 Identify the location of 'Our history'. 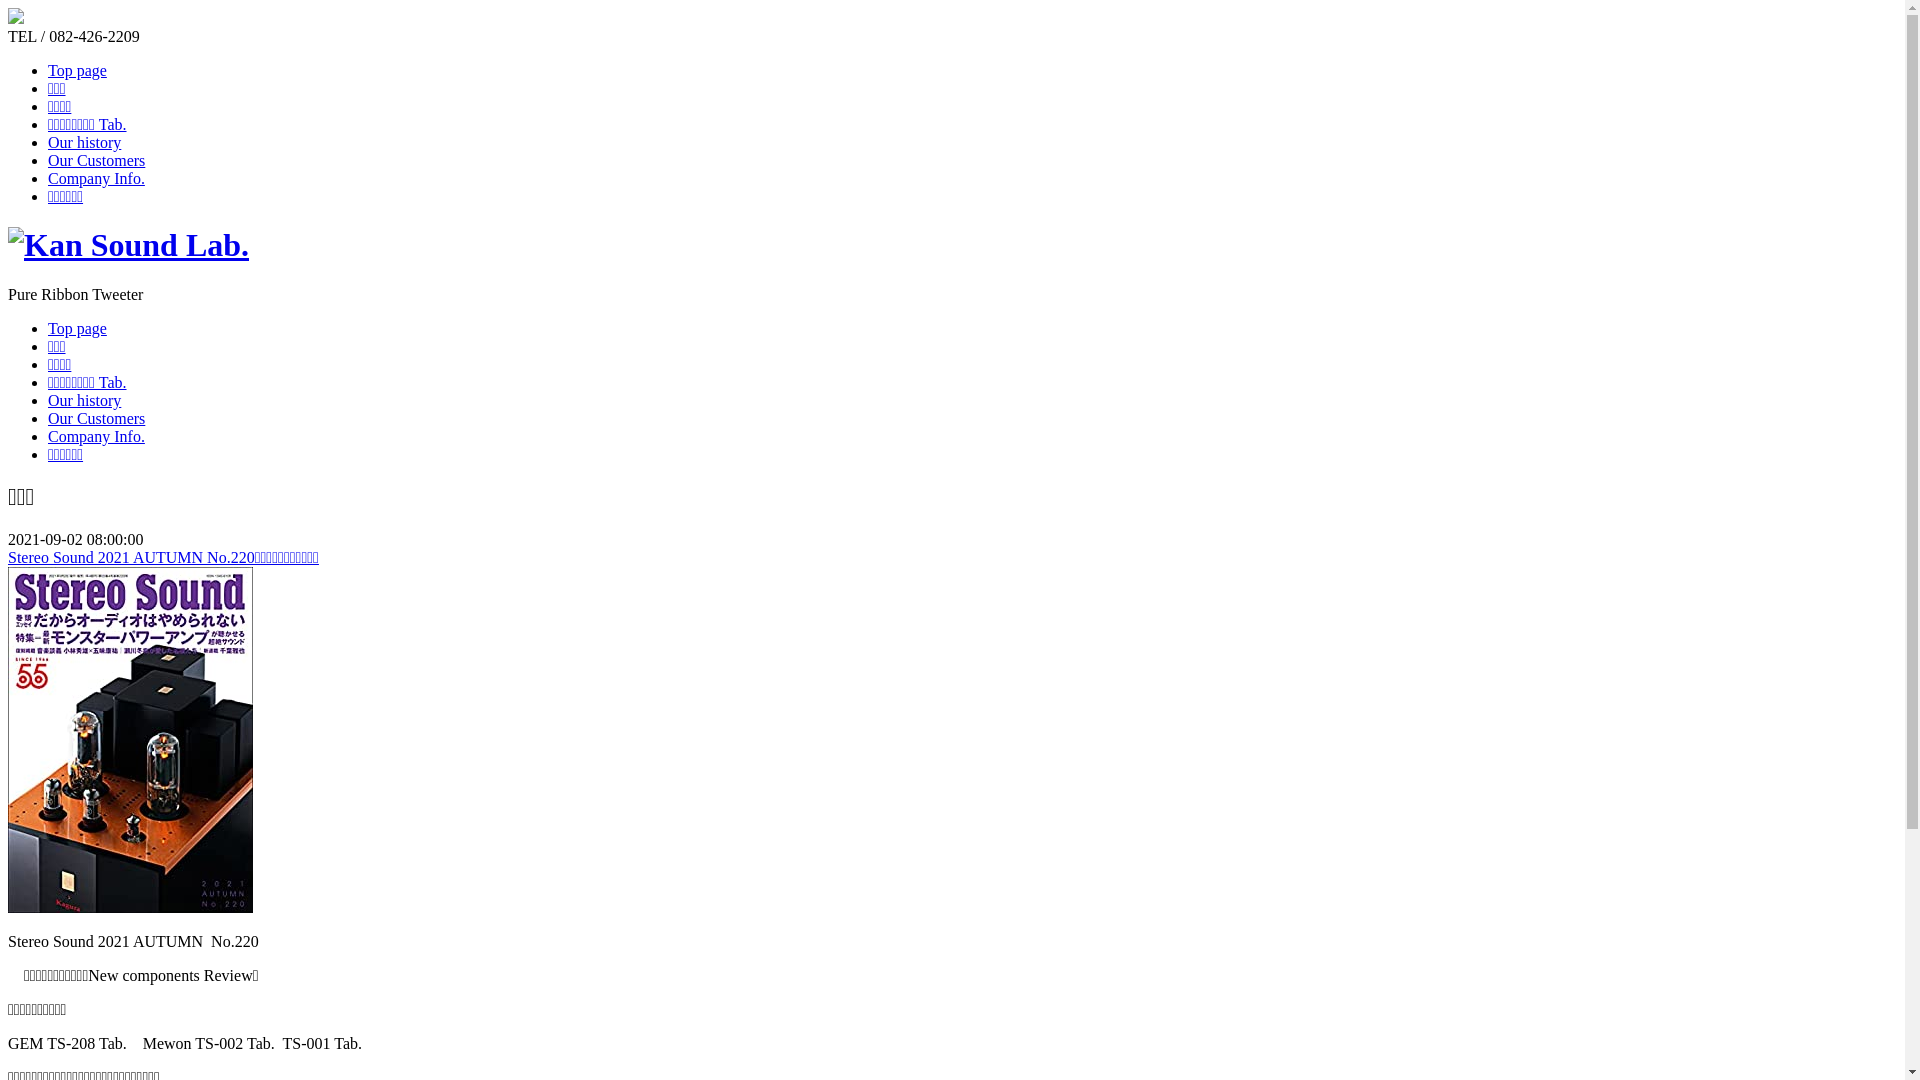
(48, 400).